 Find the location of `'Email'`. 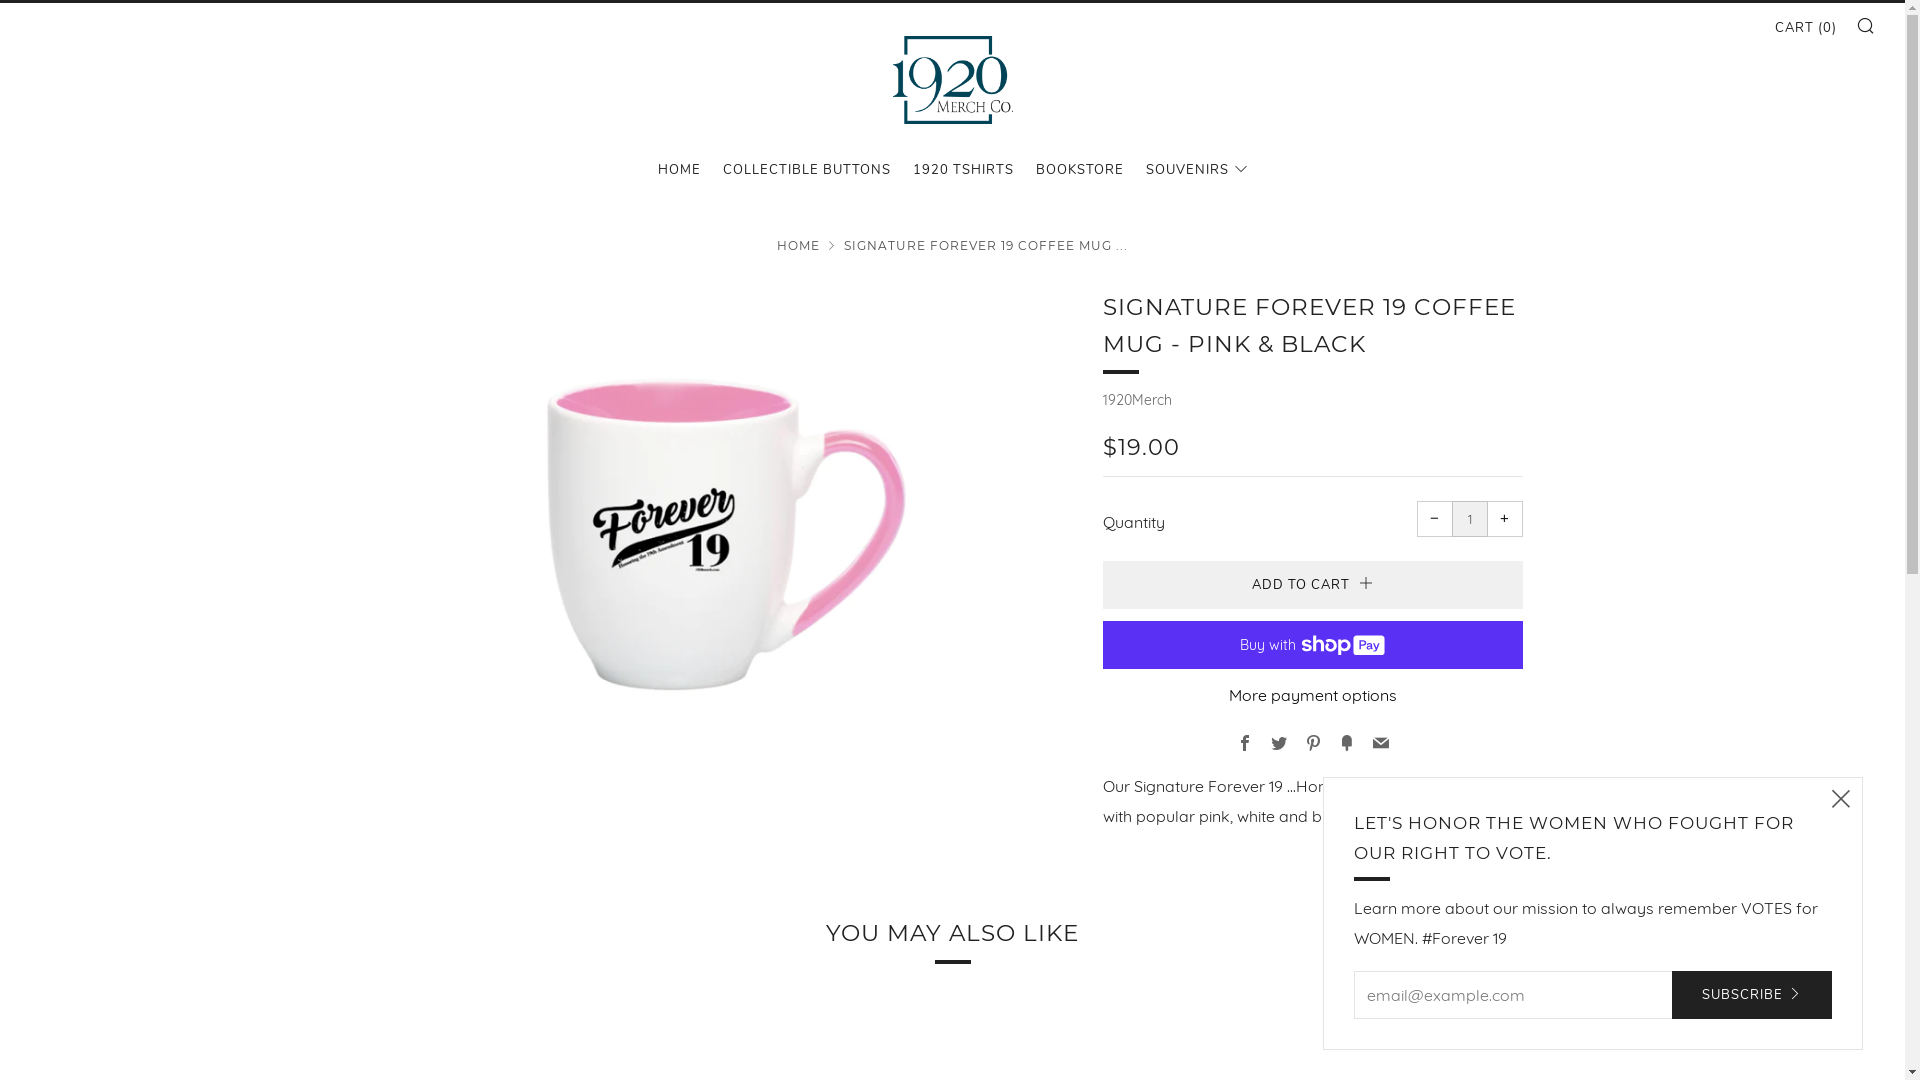

'Email' is located at coordinates (1379, 744).